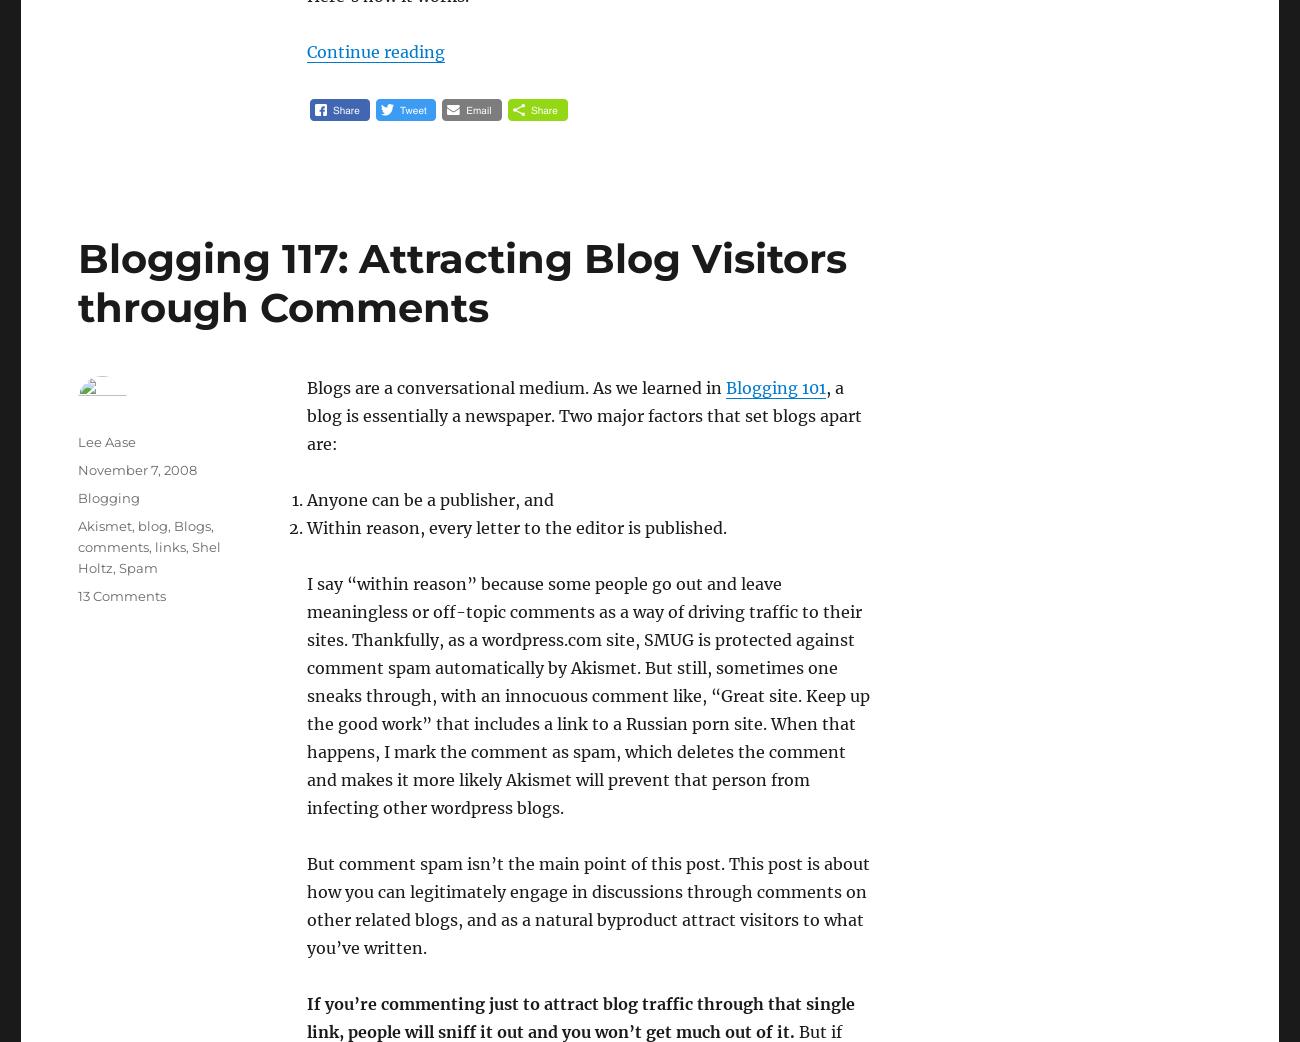  I want to click on 'Anyone can be a publisher, and', so click(429, 499).